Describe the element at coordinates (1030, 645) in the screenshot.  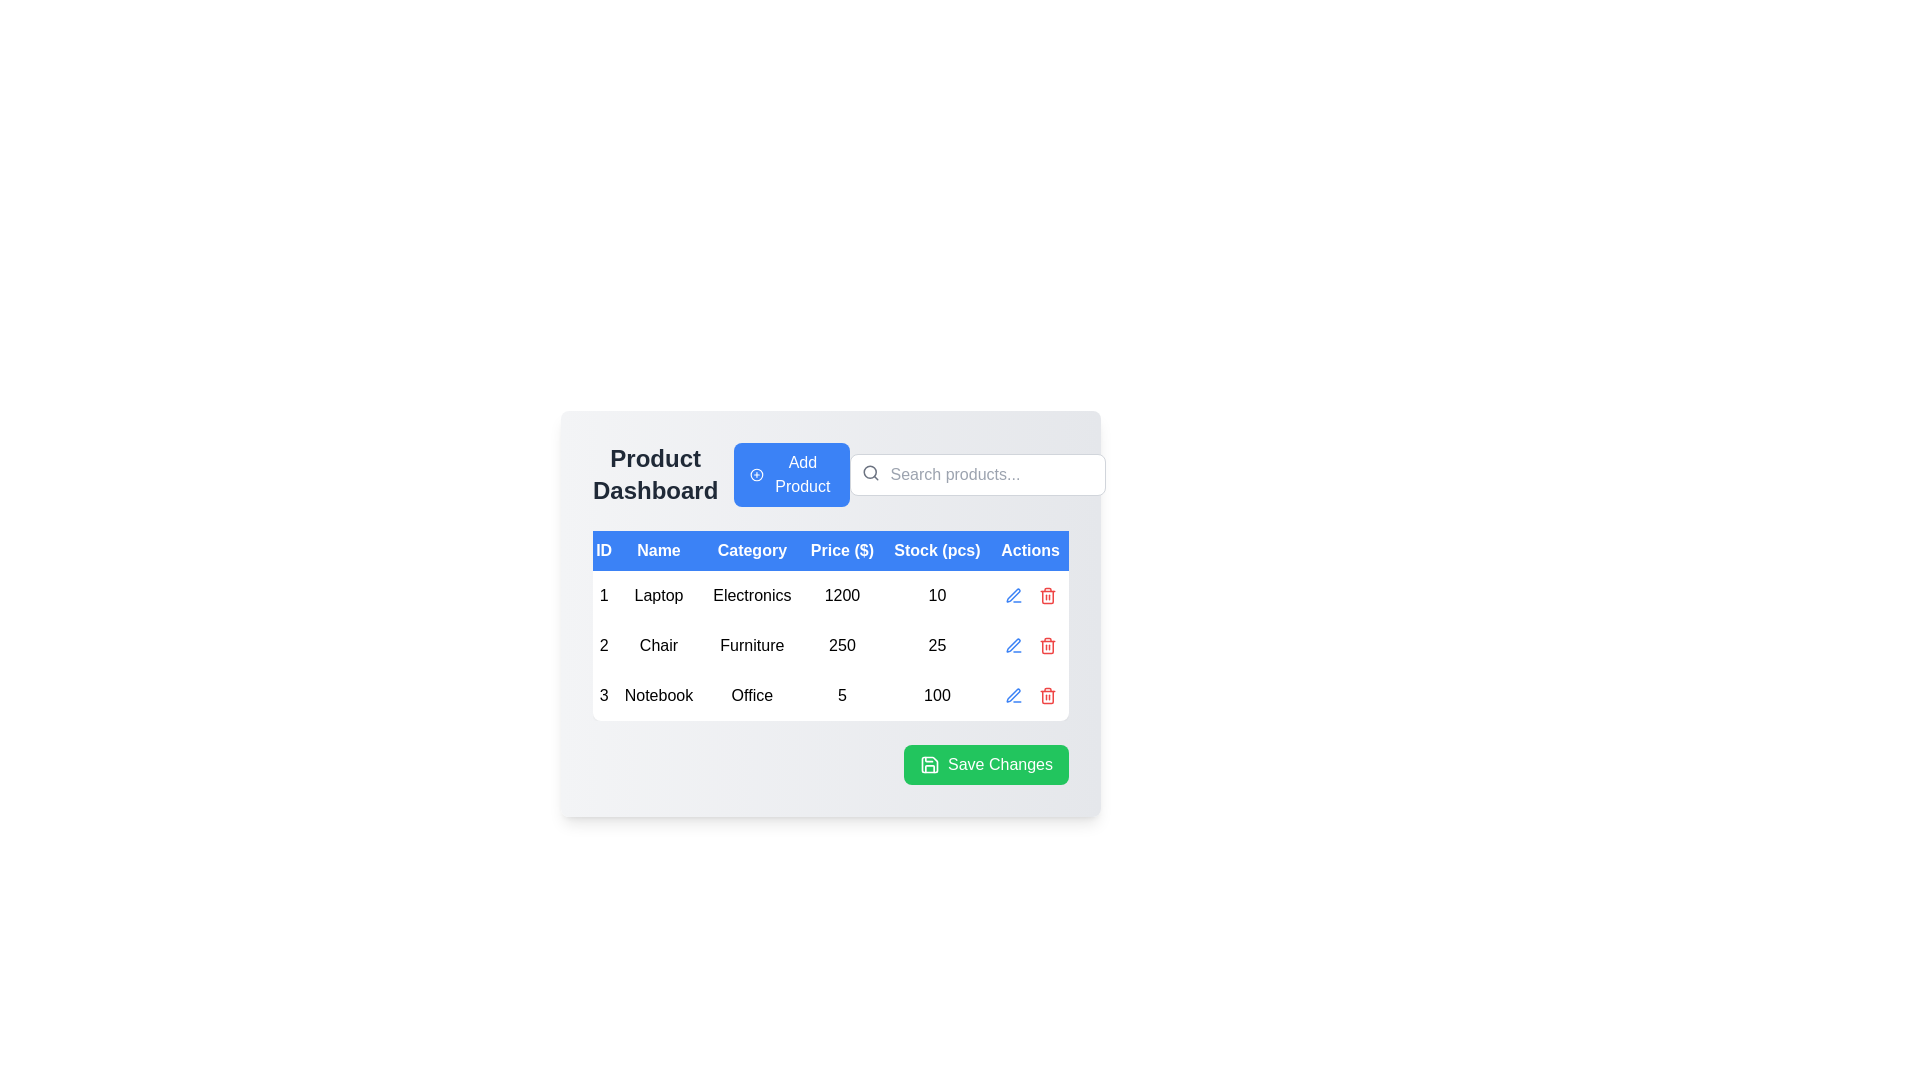
I see `the decorative layout spacer located in the rightmost cell of the second row under the 'Actions' column in the table-like data grid` at that location.